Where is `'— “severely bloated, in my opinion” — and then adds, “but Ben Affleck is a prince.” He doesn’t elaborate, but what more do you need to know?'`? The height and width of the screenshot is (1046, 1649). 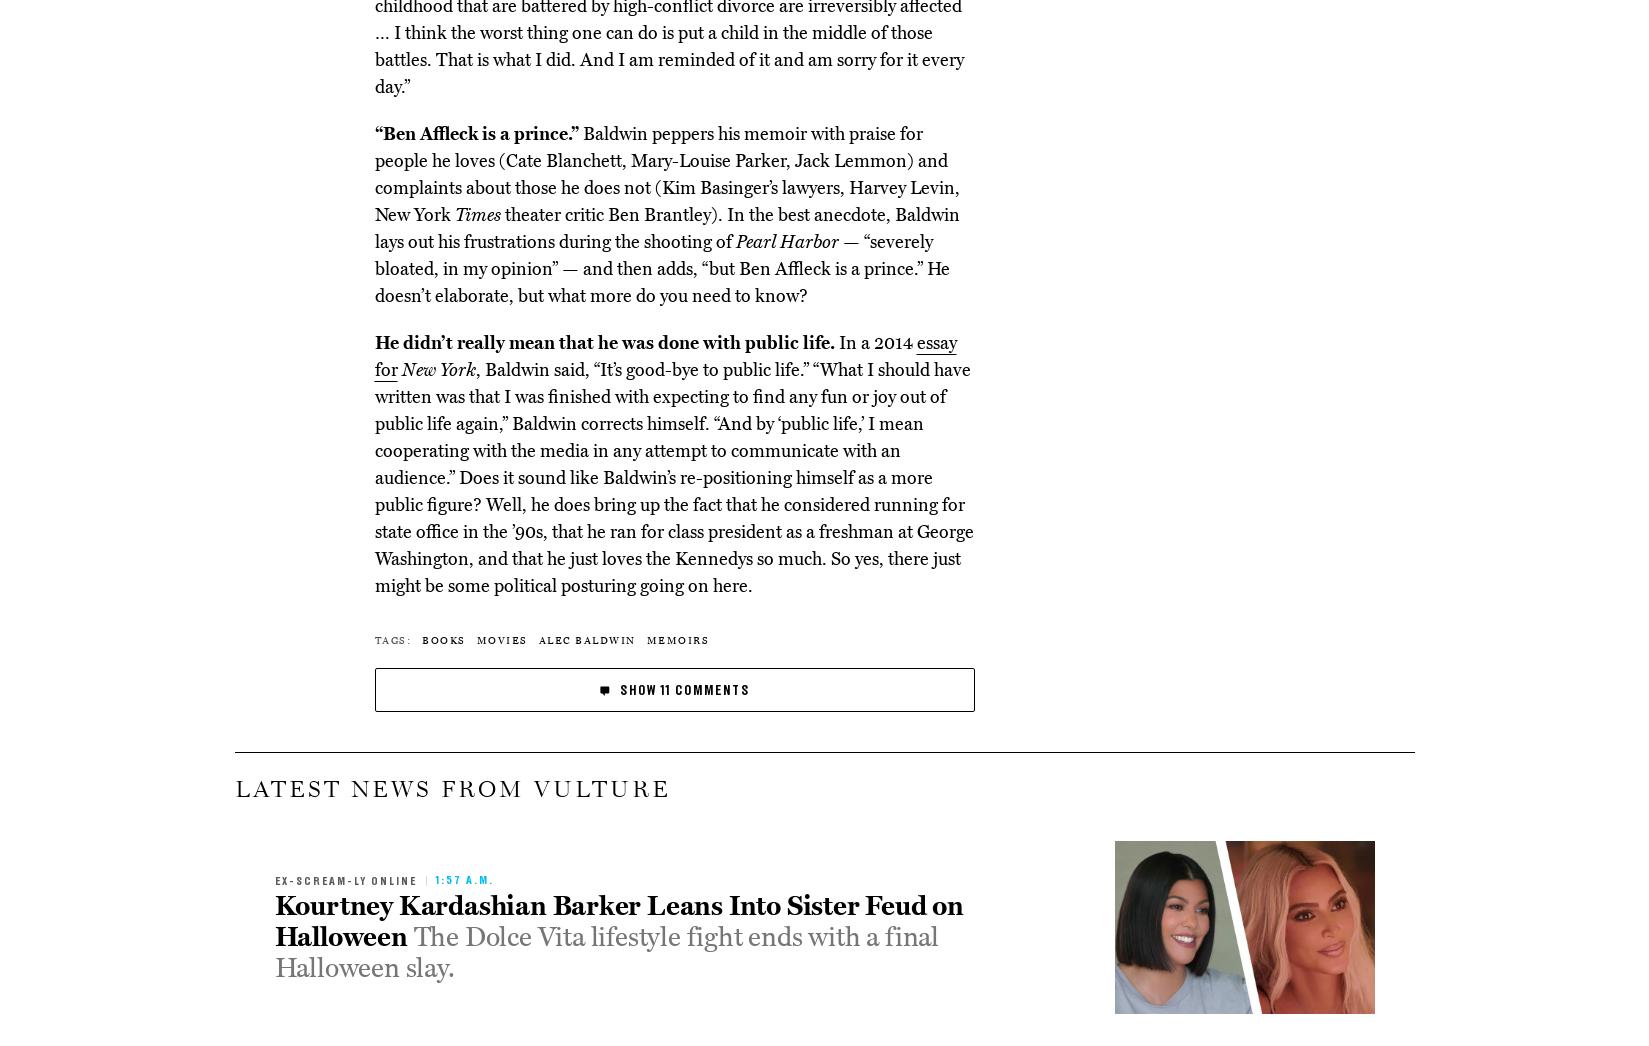
'— “severely bloated, in my opinion” — and then adds, “but Ben Affleck is a prince.” He doesn’t elaborate, but what more do you need to know?' is located at coordinates (372, 267).